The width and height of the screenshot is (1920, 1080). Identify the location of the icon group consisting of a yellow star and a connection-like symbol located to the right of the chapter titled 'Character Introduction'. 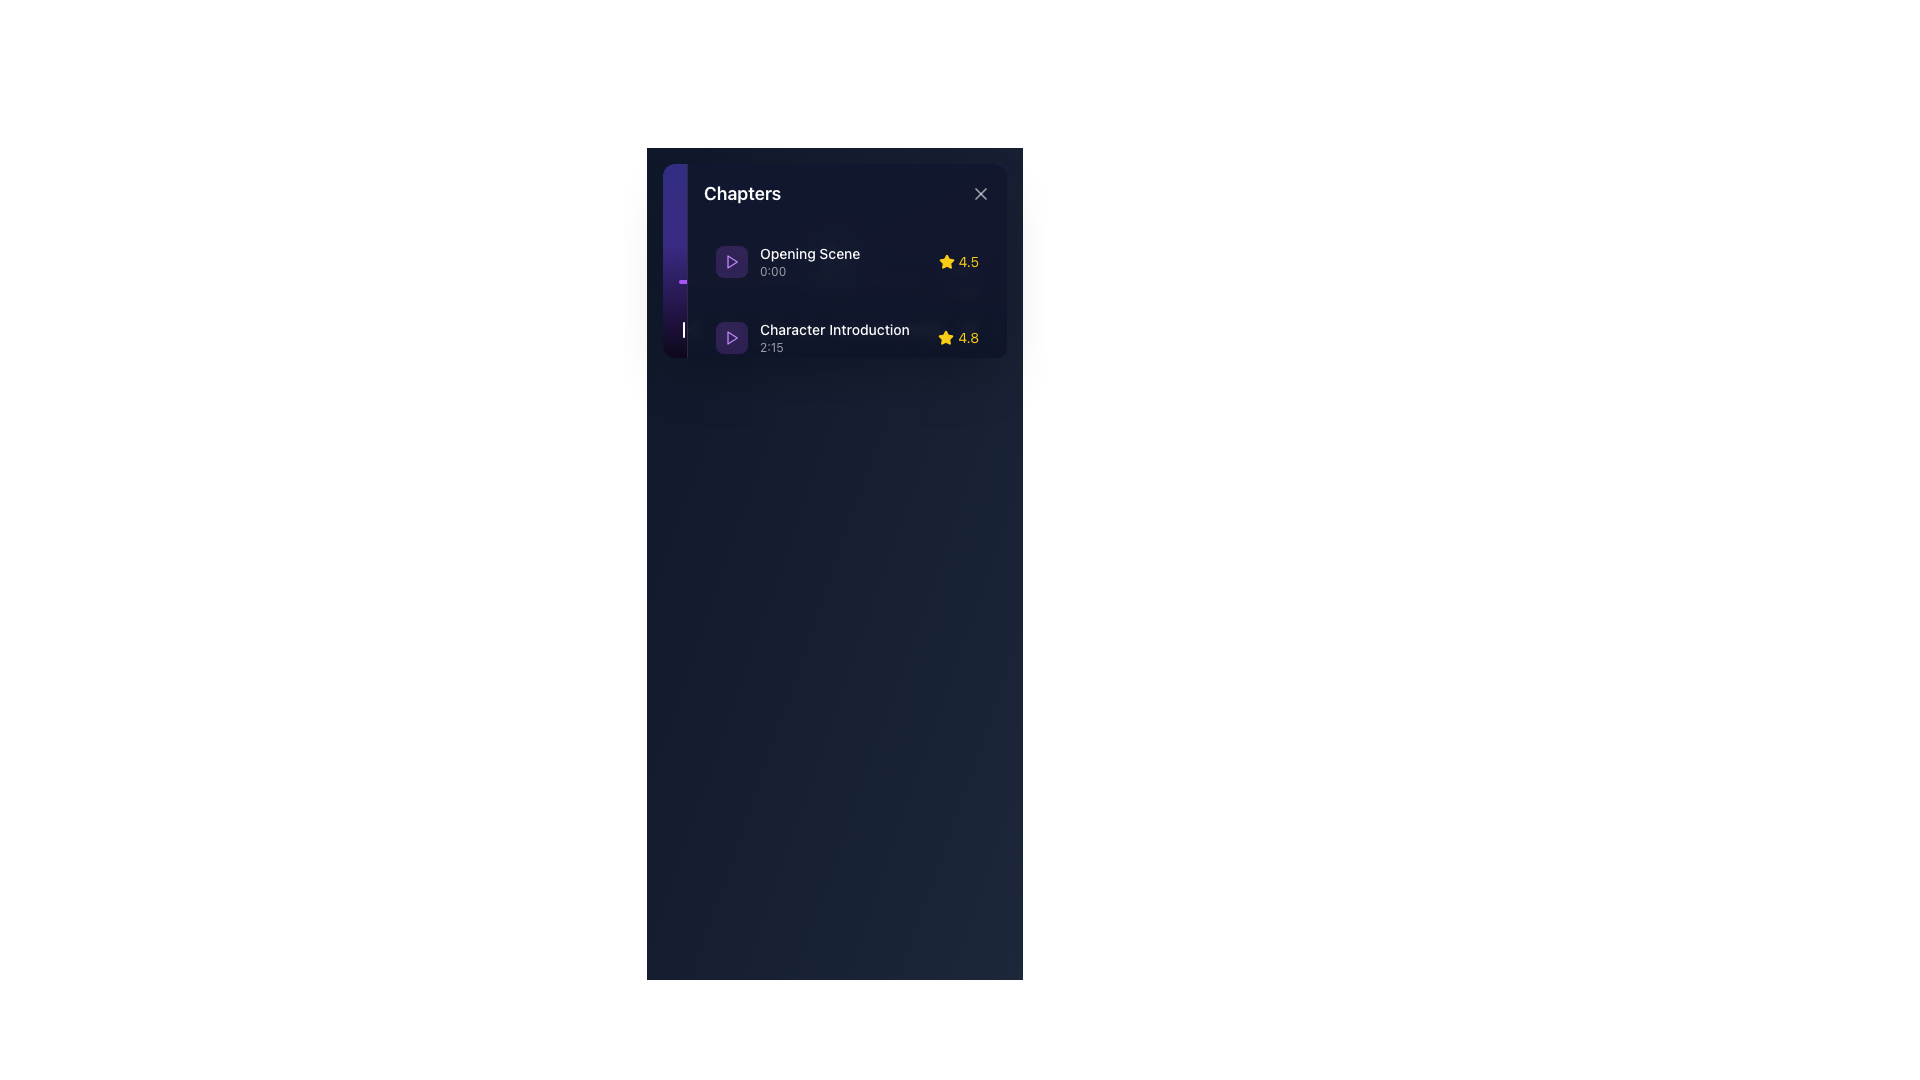
(969, 328).